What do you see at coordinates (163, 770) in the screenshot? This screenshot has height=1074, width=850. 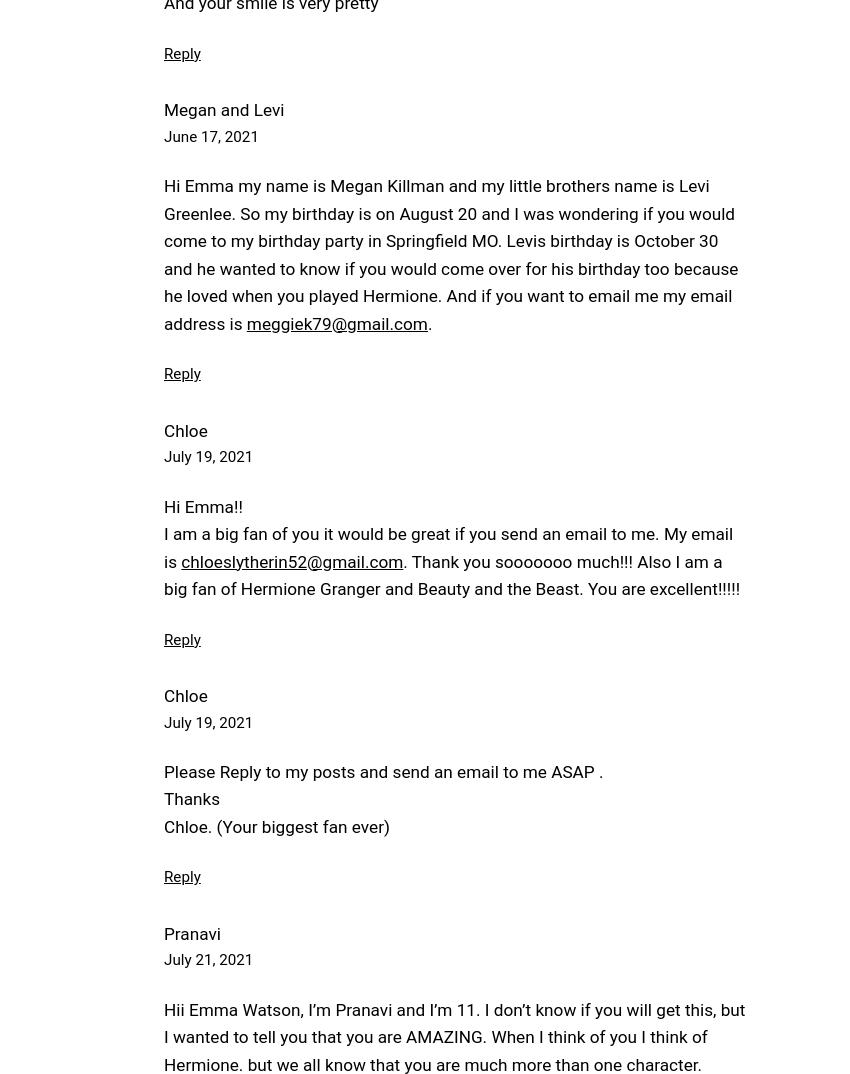 I see `'Please Reply to my posts and send an email to me ASAP .'` at bounding box center [163, 770].